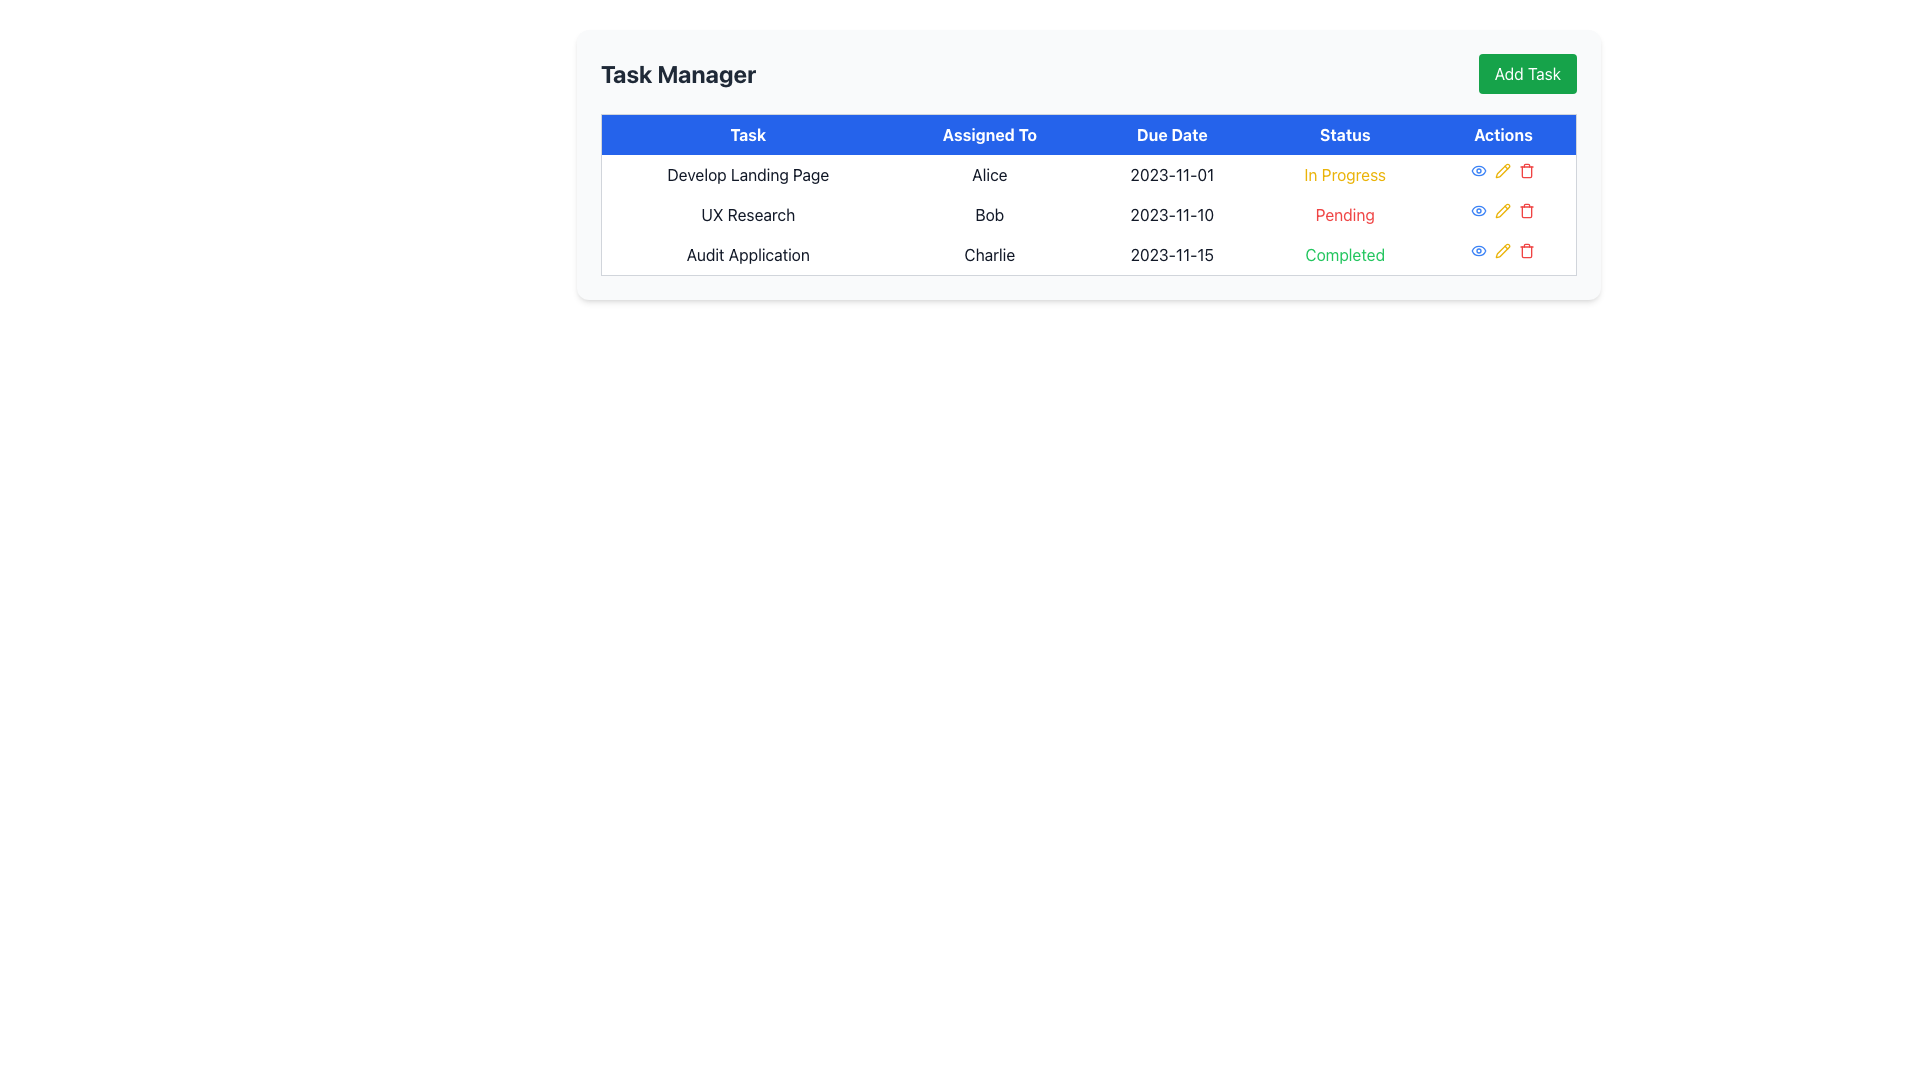 This screenshot has height=1080, width=1920. Describe the element at coordinates (1526, 169) in the screenshot. I see `the delete button represented by a red trash can icon located in the last position of the Actions column in the table` at that location.